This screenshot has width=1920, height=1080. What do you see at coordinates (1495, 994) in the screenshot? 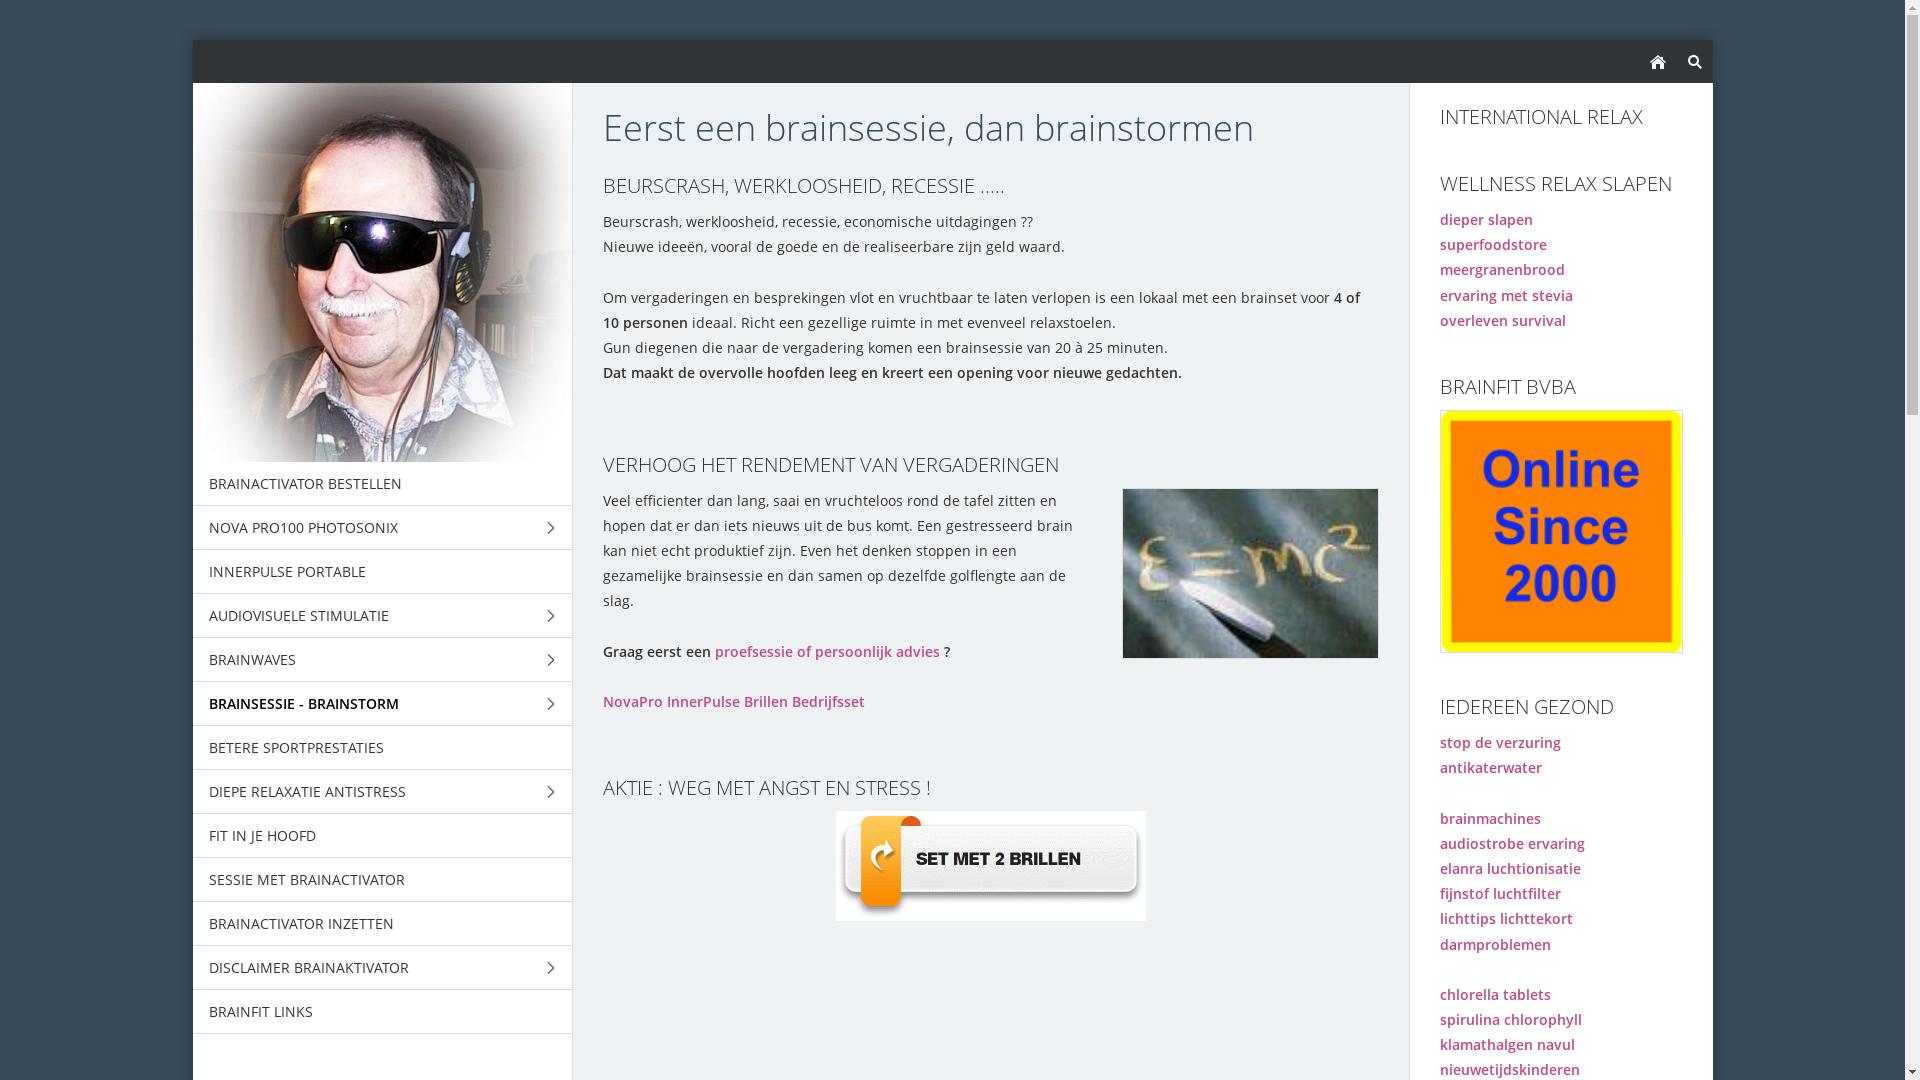
I see `'chlorella tablets'` at bounding box center [1495, 994].